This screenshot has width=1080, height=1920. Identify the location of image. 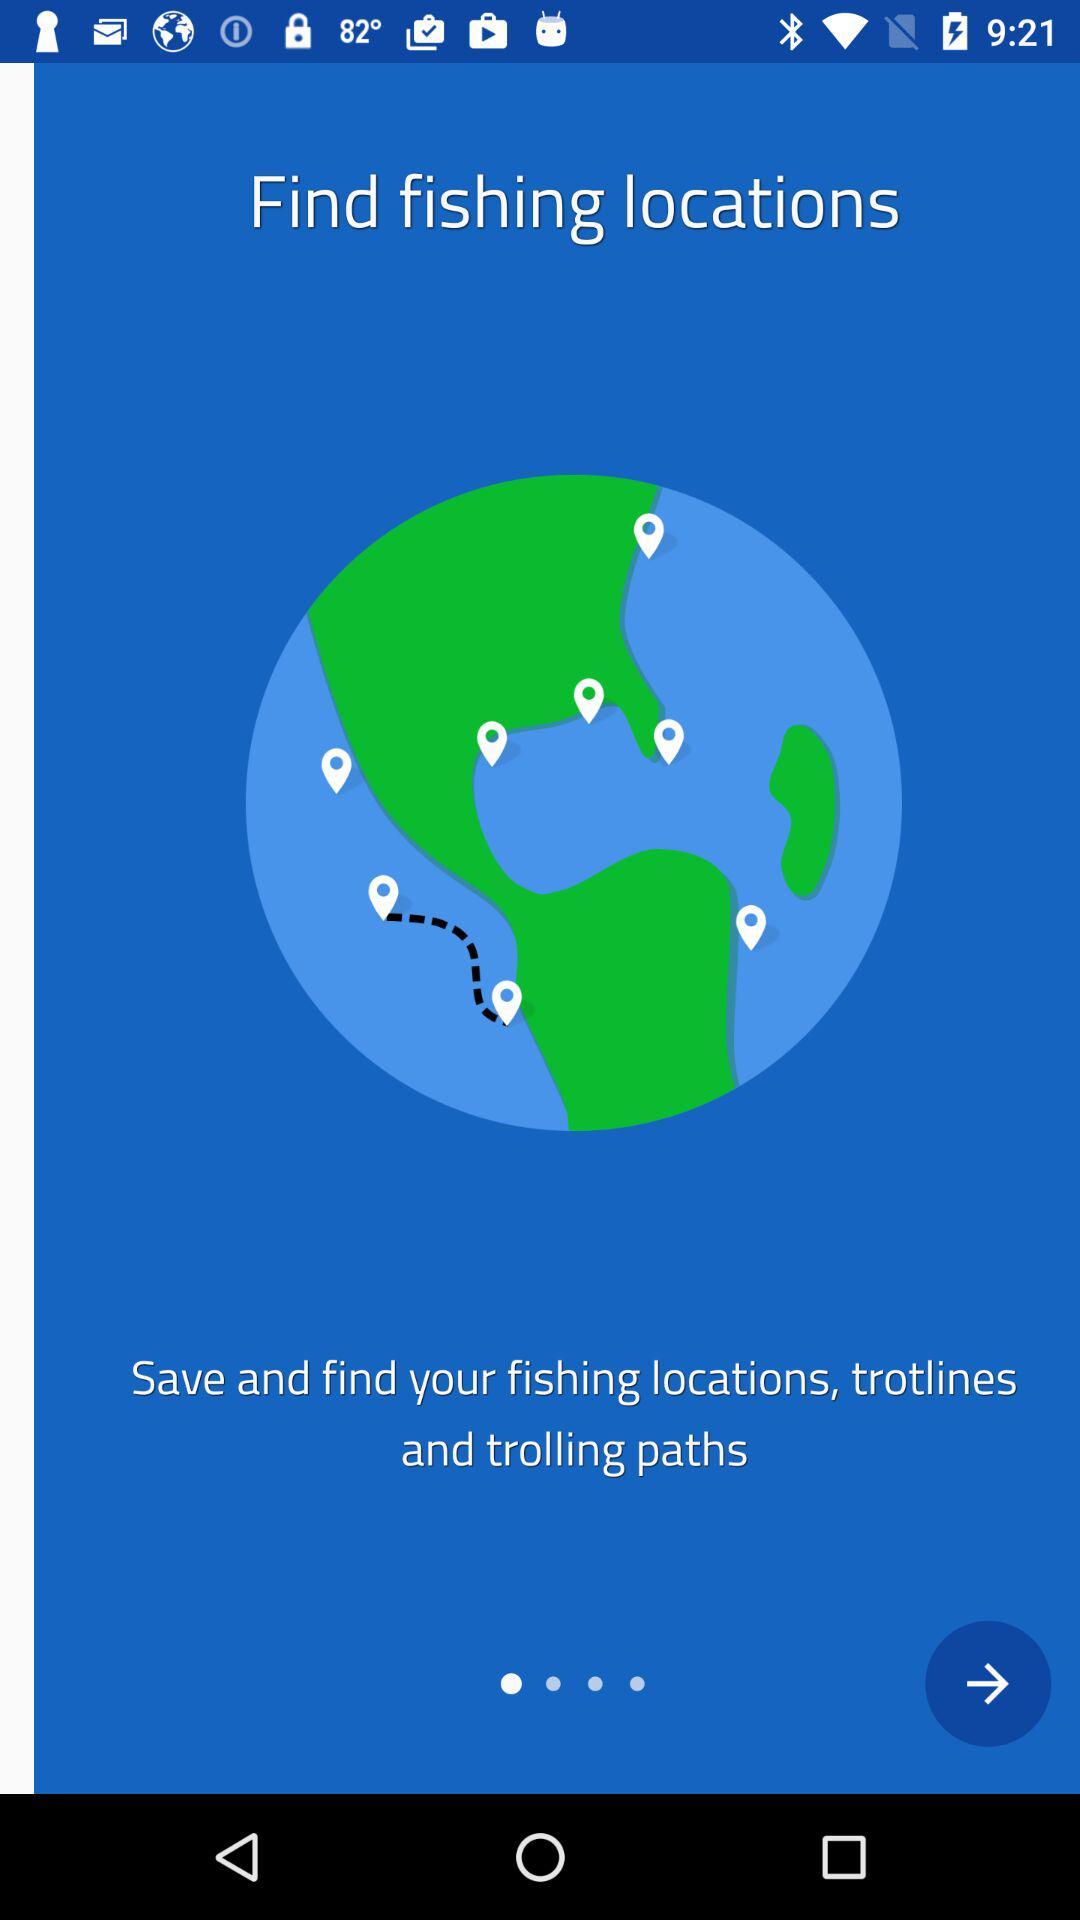
(538, 802).